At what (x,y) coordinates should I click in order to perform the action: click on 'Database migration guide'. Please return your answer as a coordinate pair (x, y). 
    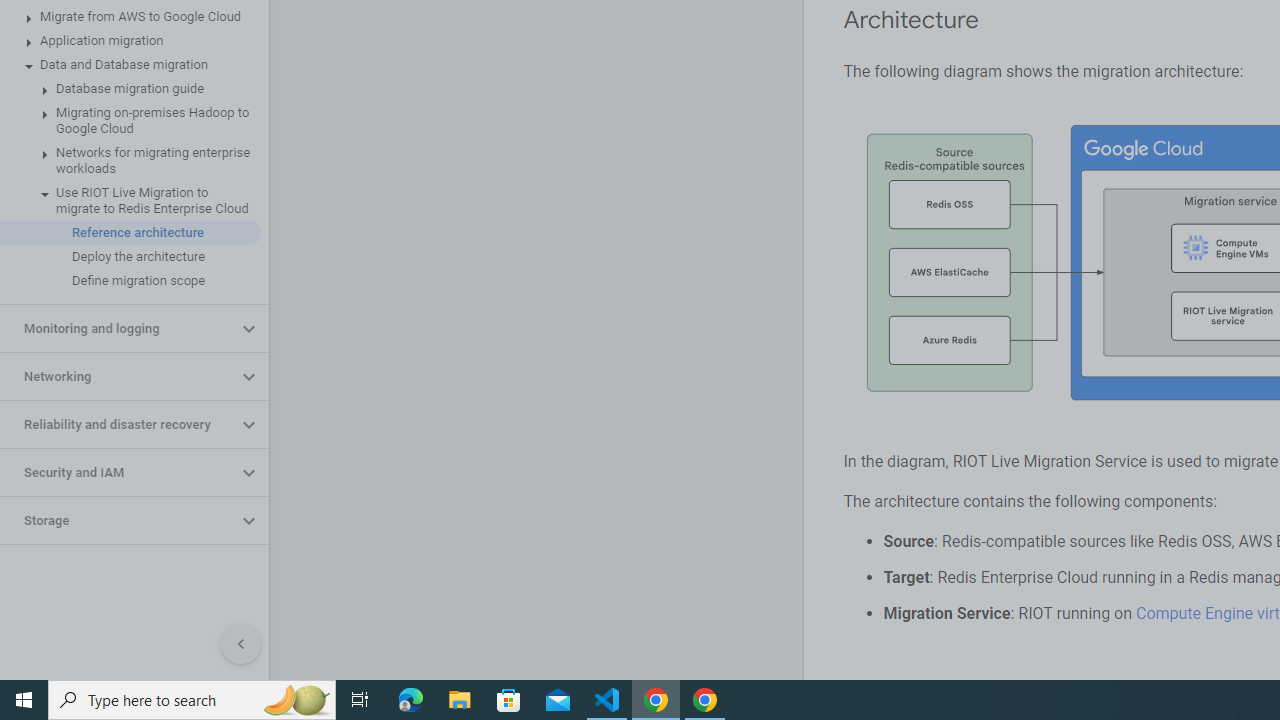
    Looking at the image, I should click on (129, 87).